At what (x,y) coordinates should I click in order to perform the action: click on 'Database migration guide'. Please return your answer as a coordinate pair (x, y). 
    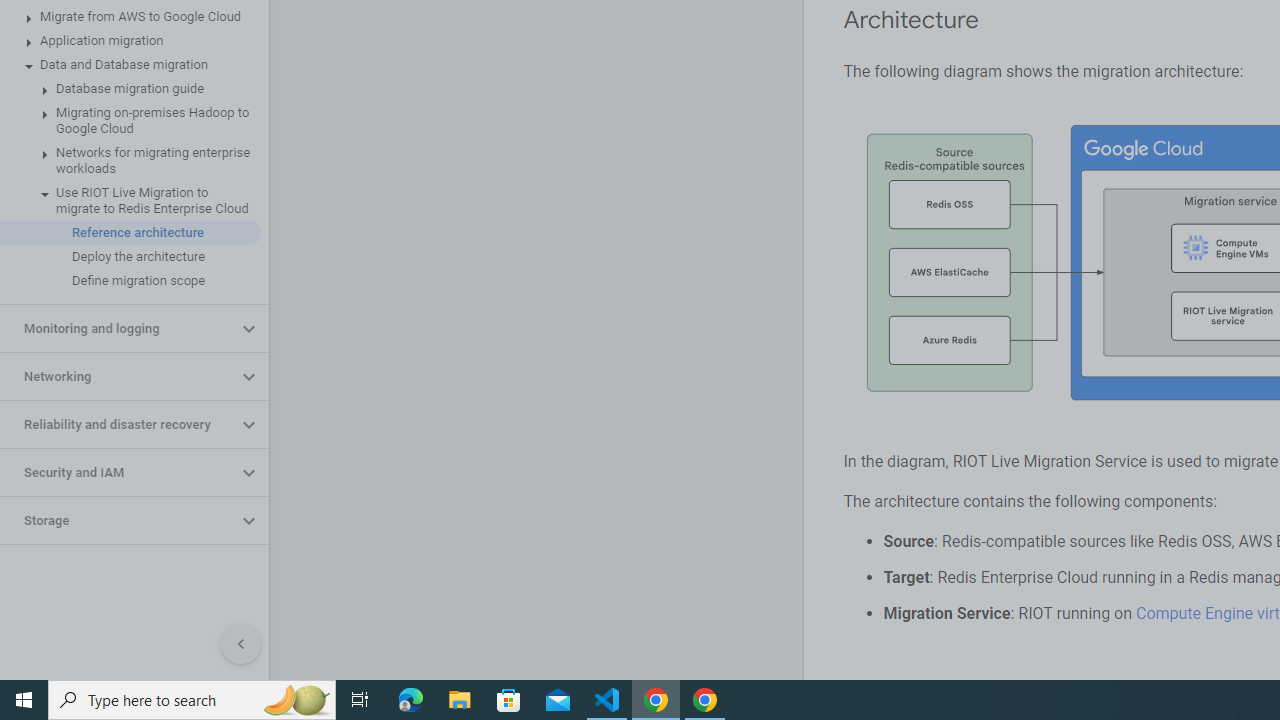
    Looking at the image, I should click on (129, 87).